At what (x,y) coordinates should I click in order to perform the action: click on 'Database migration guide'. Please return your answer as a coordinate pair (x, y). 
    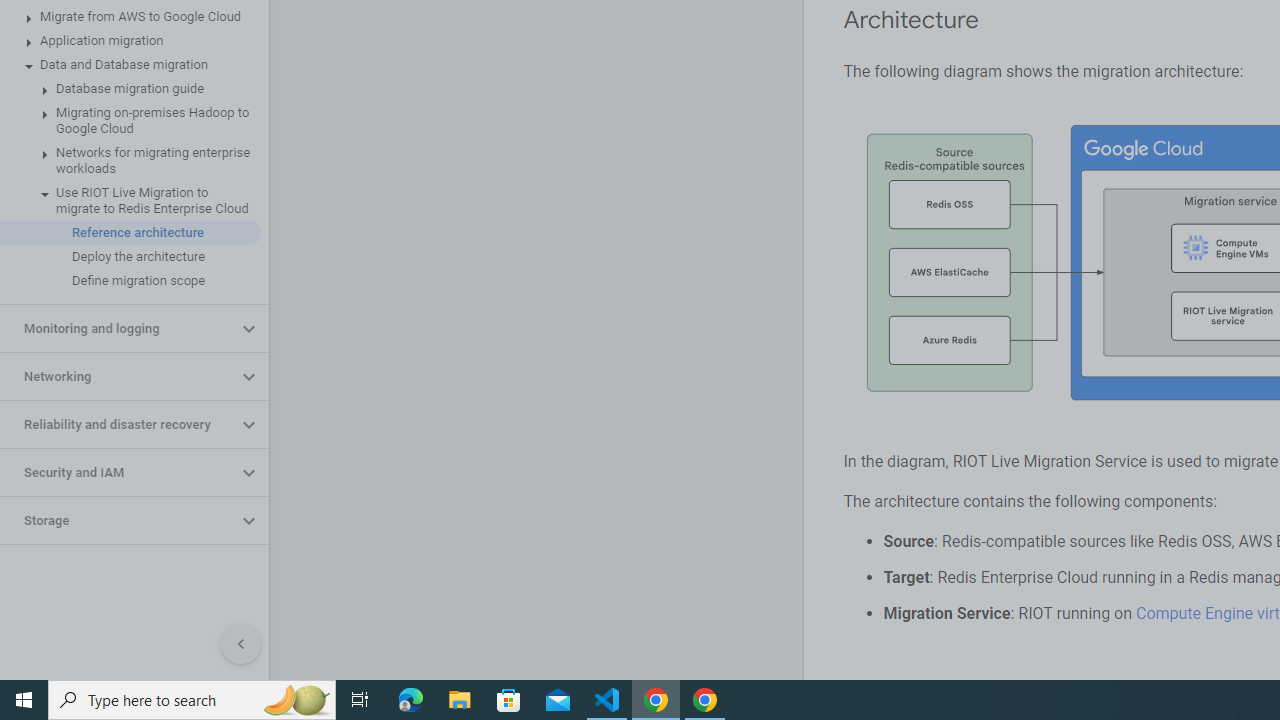
    Looking at the image, I should click on (129, 87).